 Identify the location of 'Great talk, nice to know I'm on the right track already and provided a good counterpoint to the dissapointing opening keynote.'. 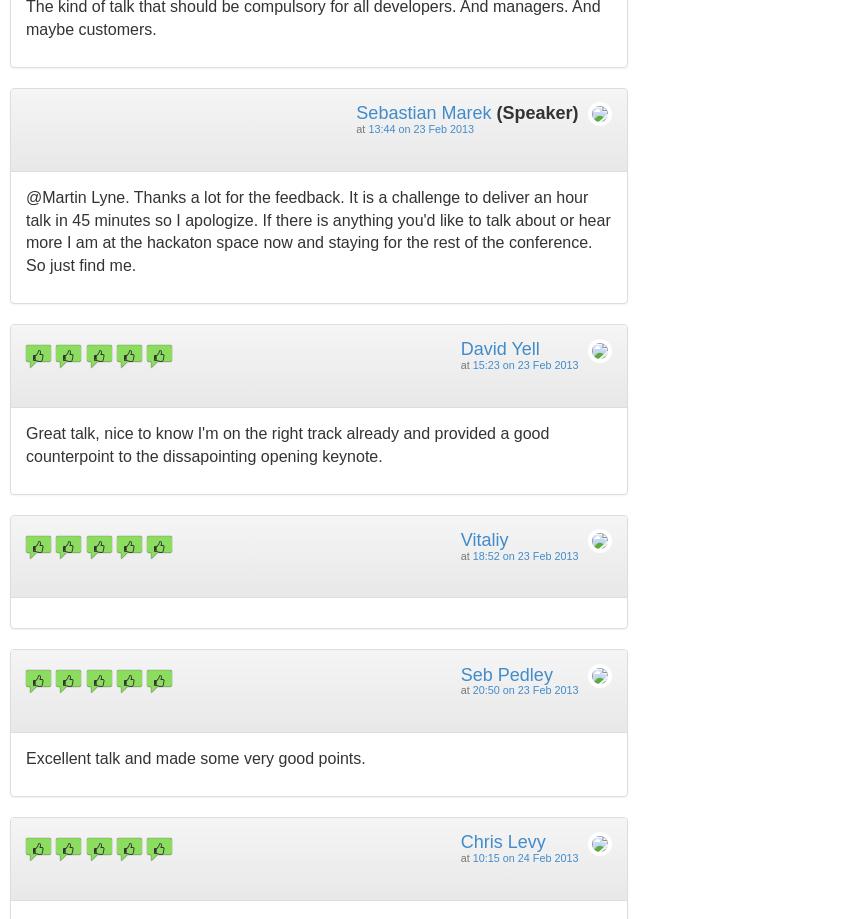
(286, 443).